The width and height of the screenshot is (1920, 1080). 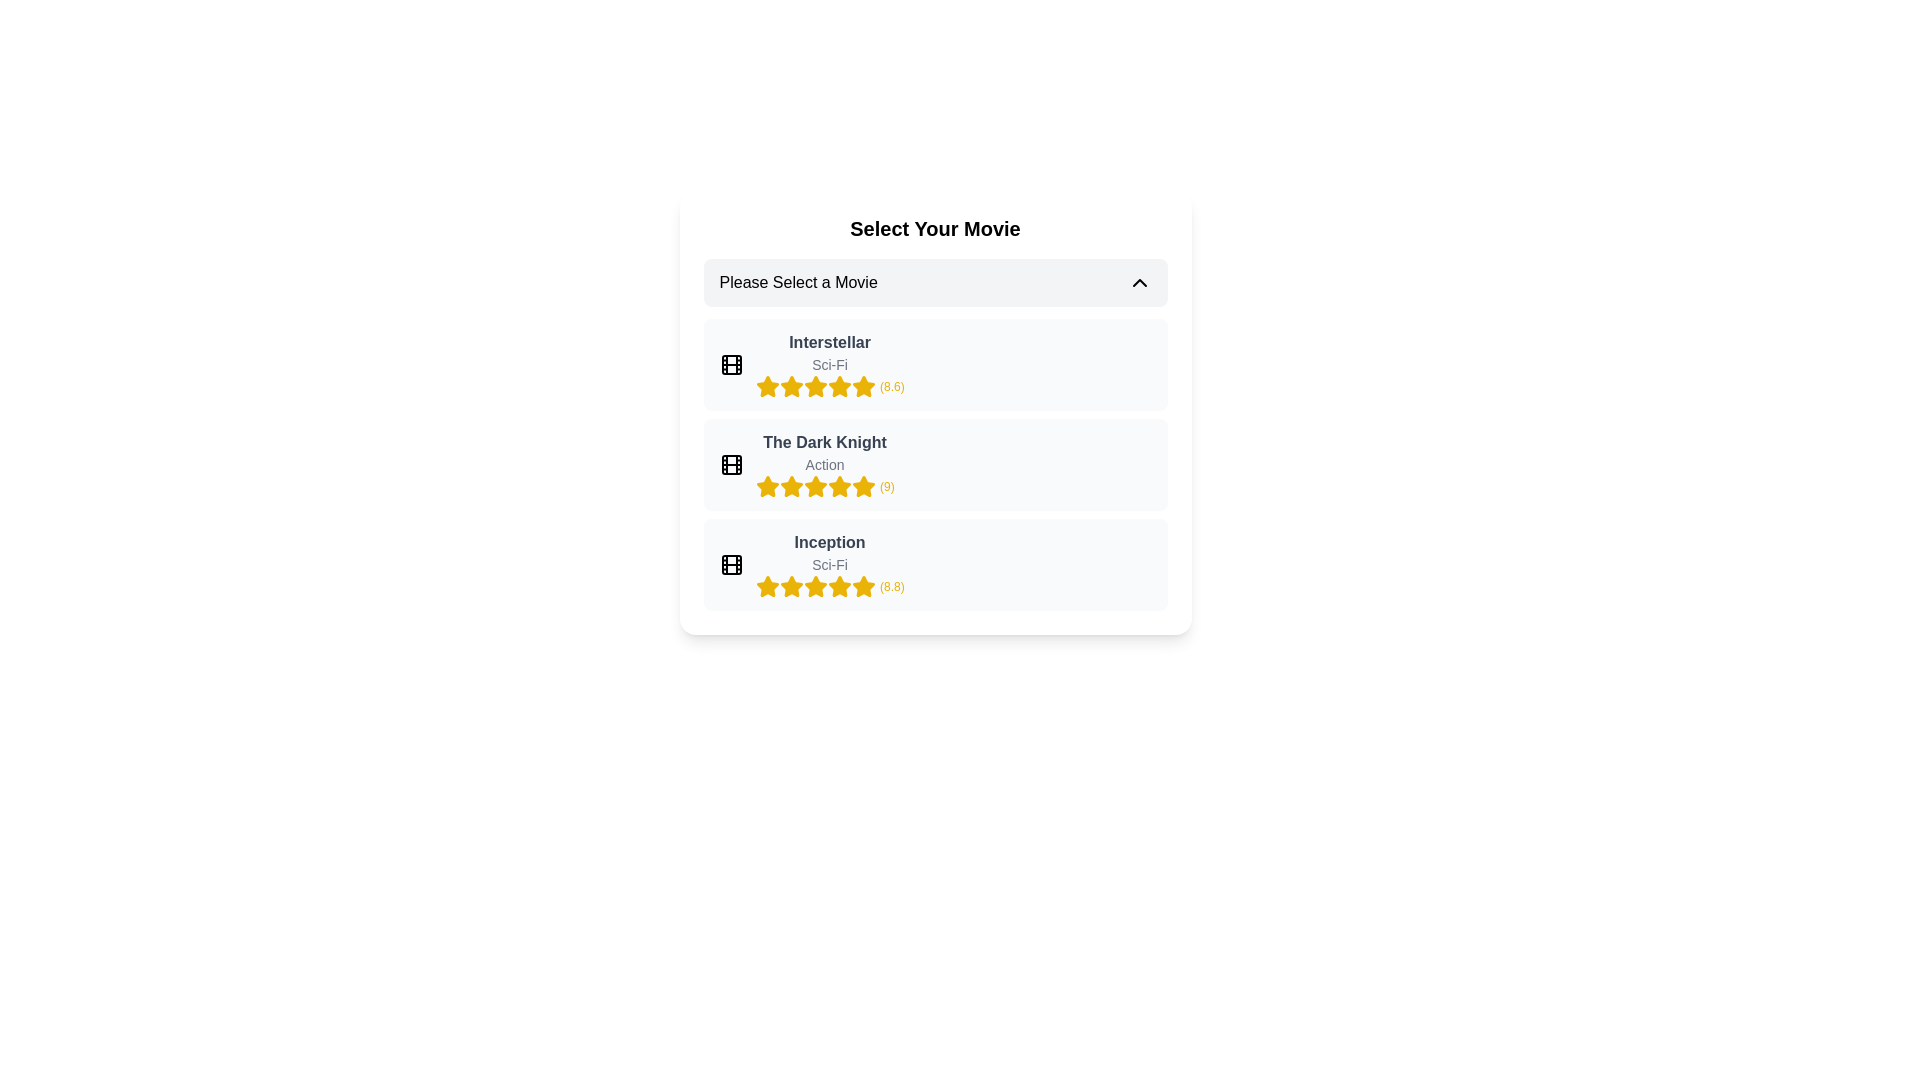 What do you see at coordinates (790, 585) in the screenshot?
I see `the fifth star icon in the movie rating section, which is adjacent to the rating '8.8' for 'Inception'` at bounding box center [790, 585].